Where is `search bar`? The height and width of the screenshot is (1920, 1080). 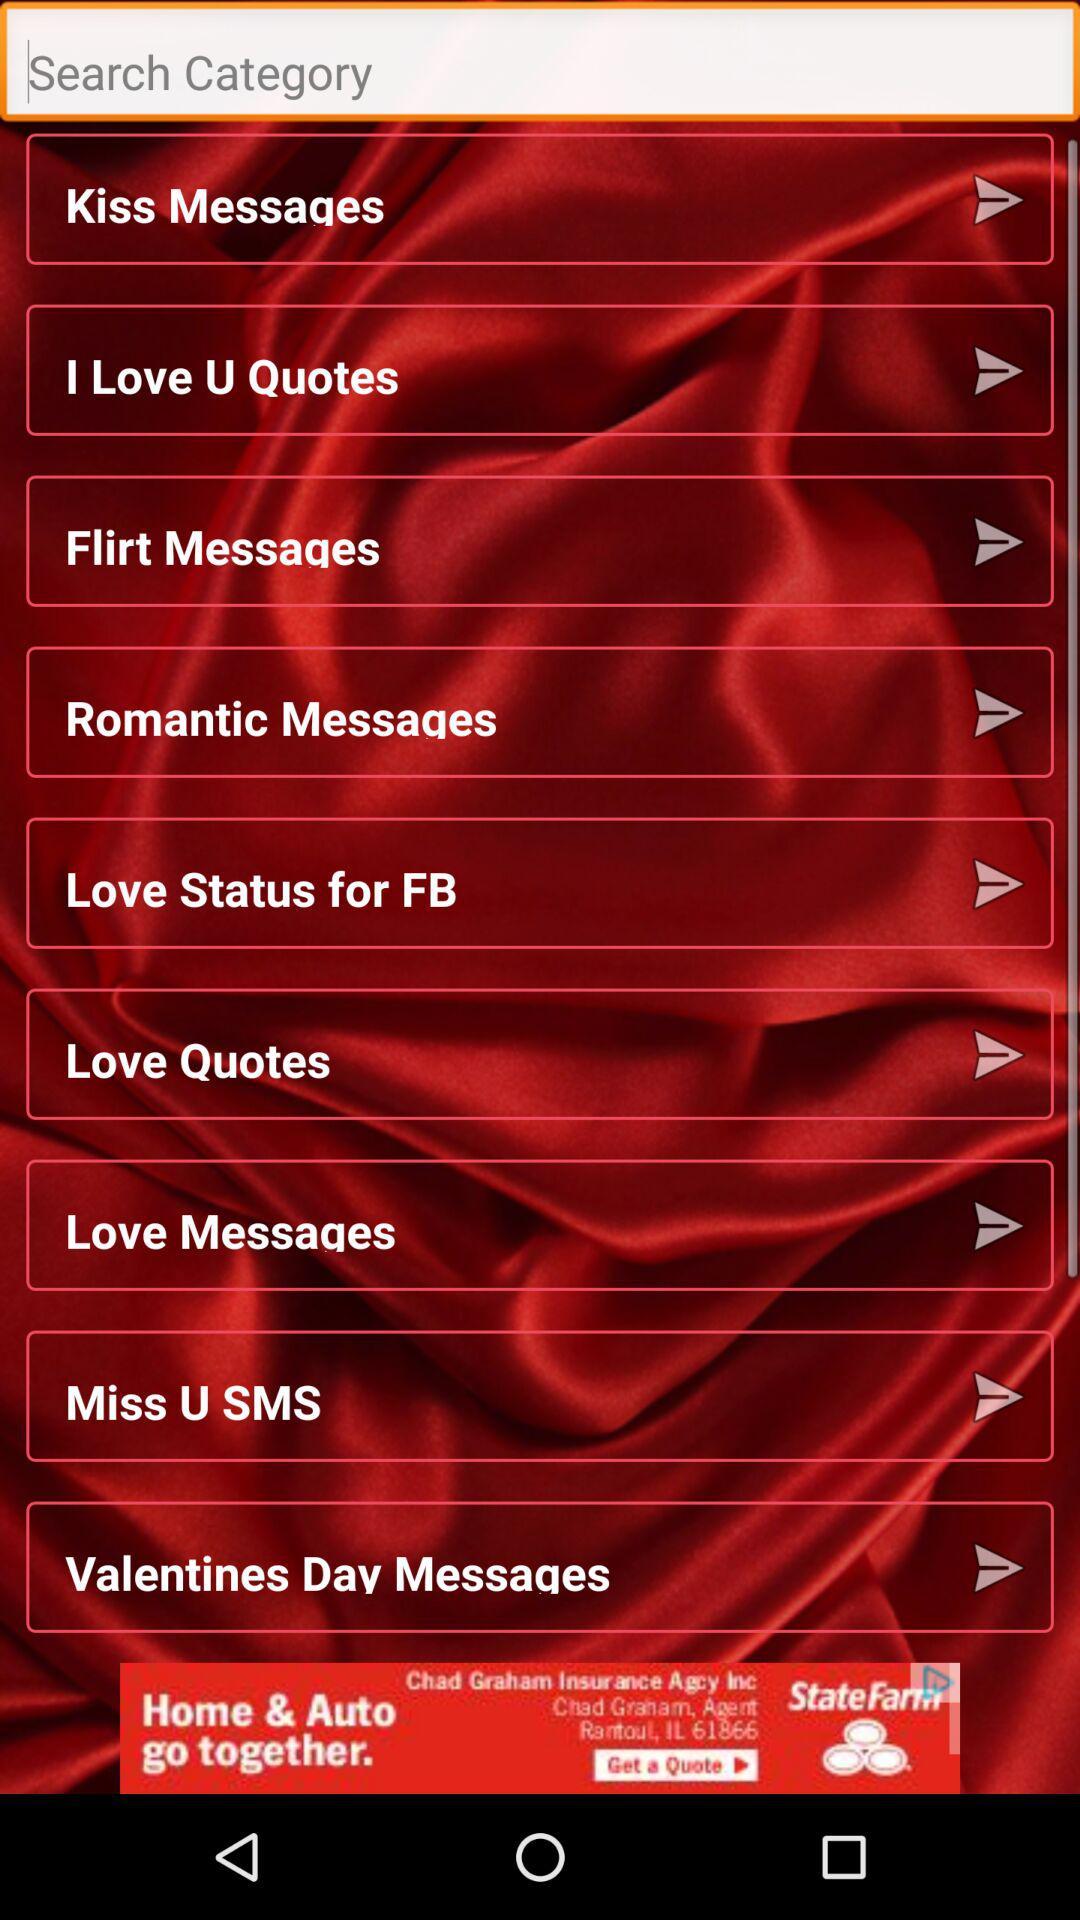
search bar is located at coordinates (540, 66).